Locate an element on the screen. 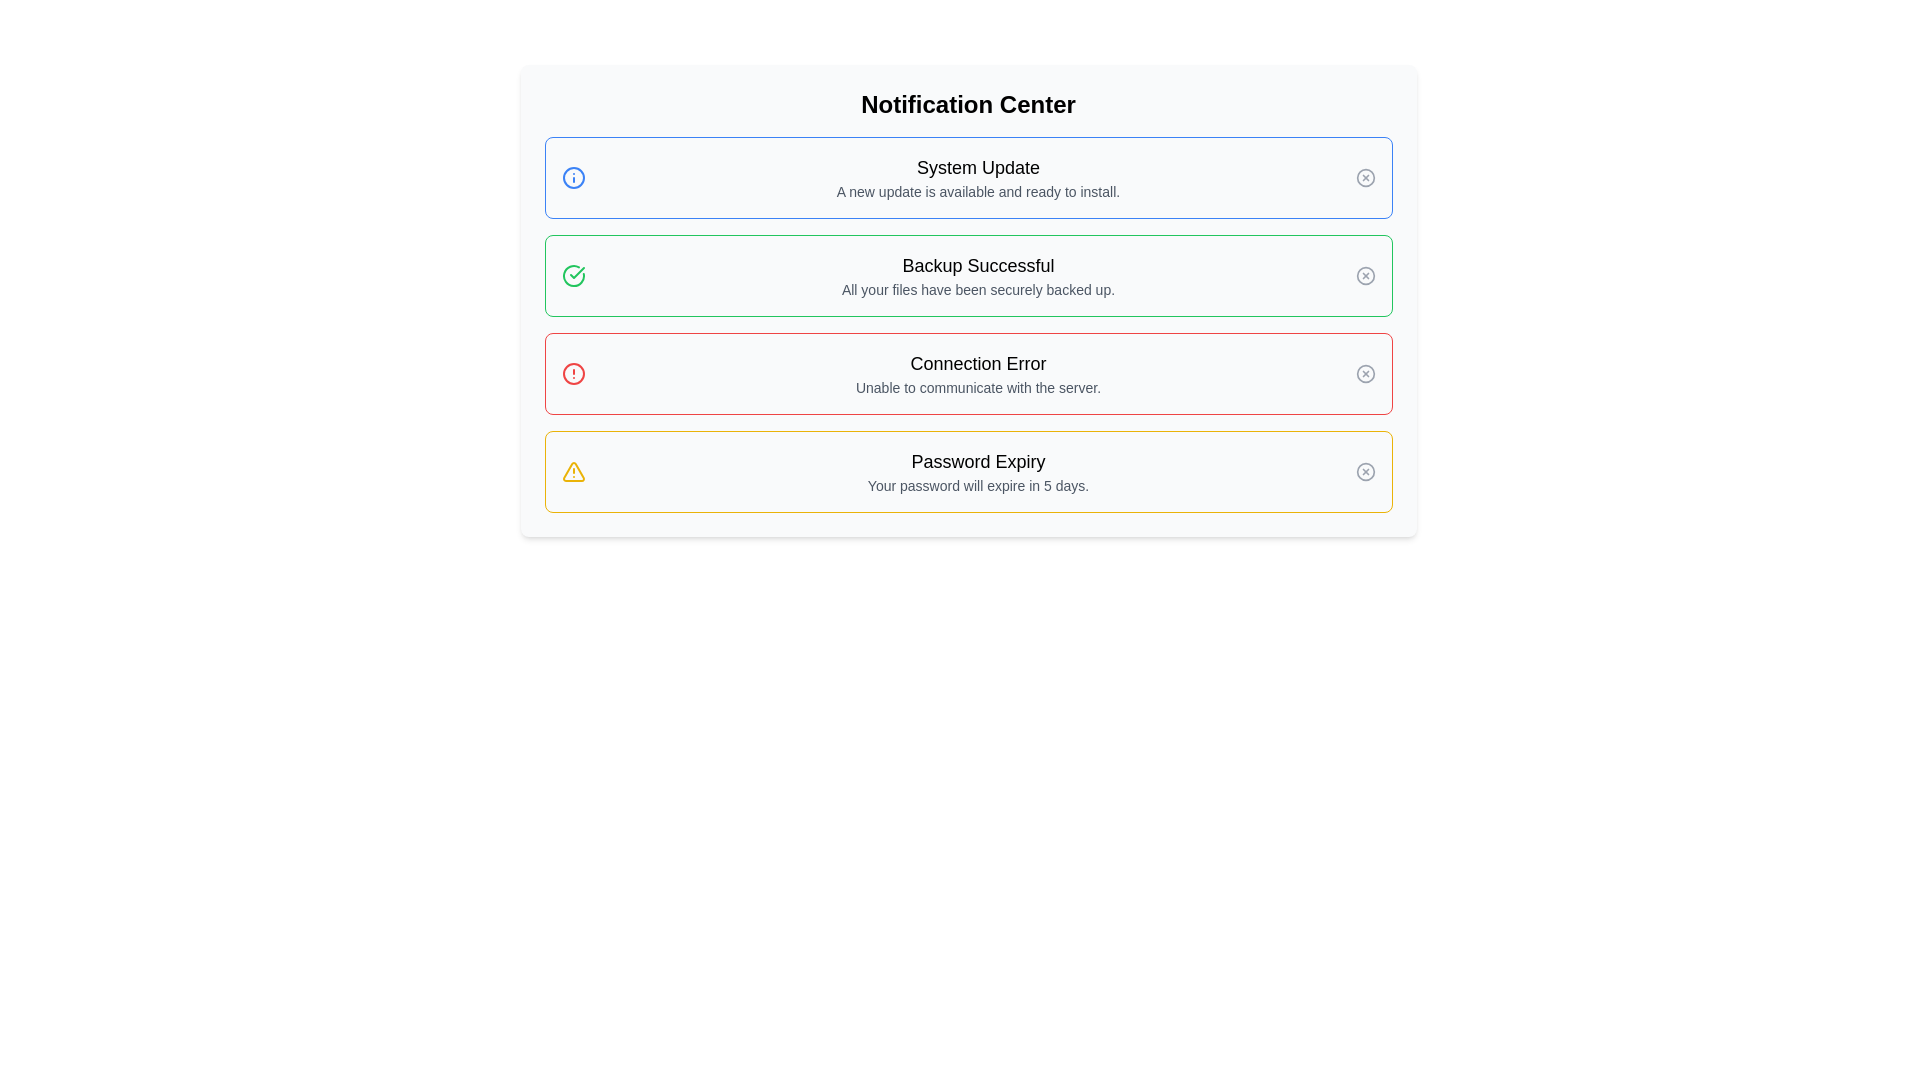 The height and width of the screenshot is (1080, 1920). the visual state of the 'Backup Successful' icon located in the notification center, which is the leftmost item in the second notification block is located at coordinates (572, 276).